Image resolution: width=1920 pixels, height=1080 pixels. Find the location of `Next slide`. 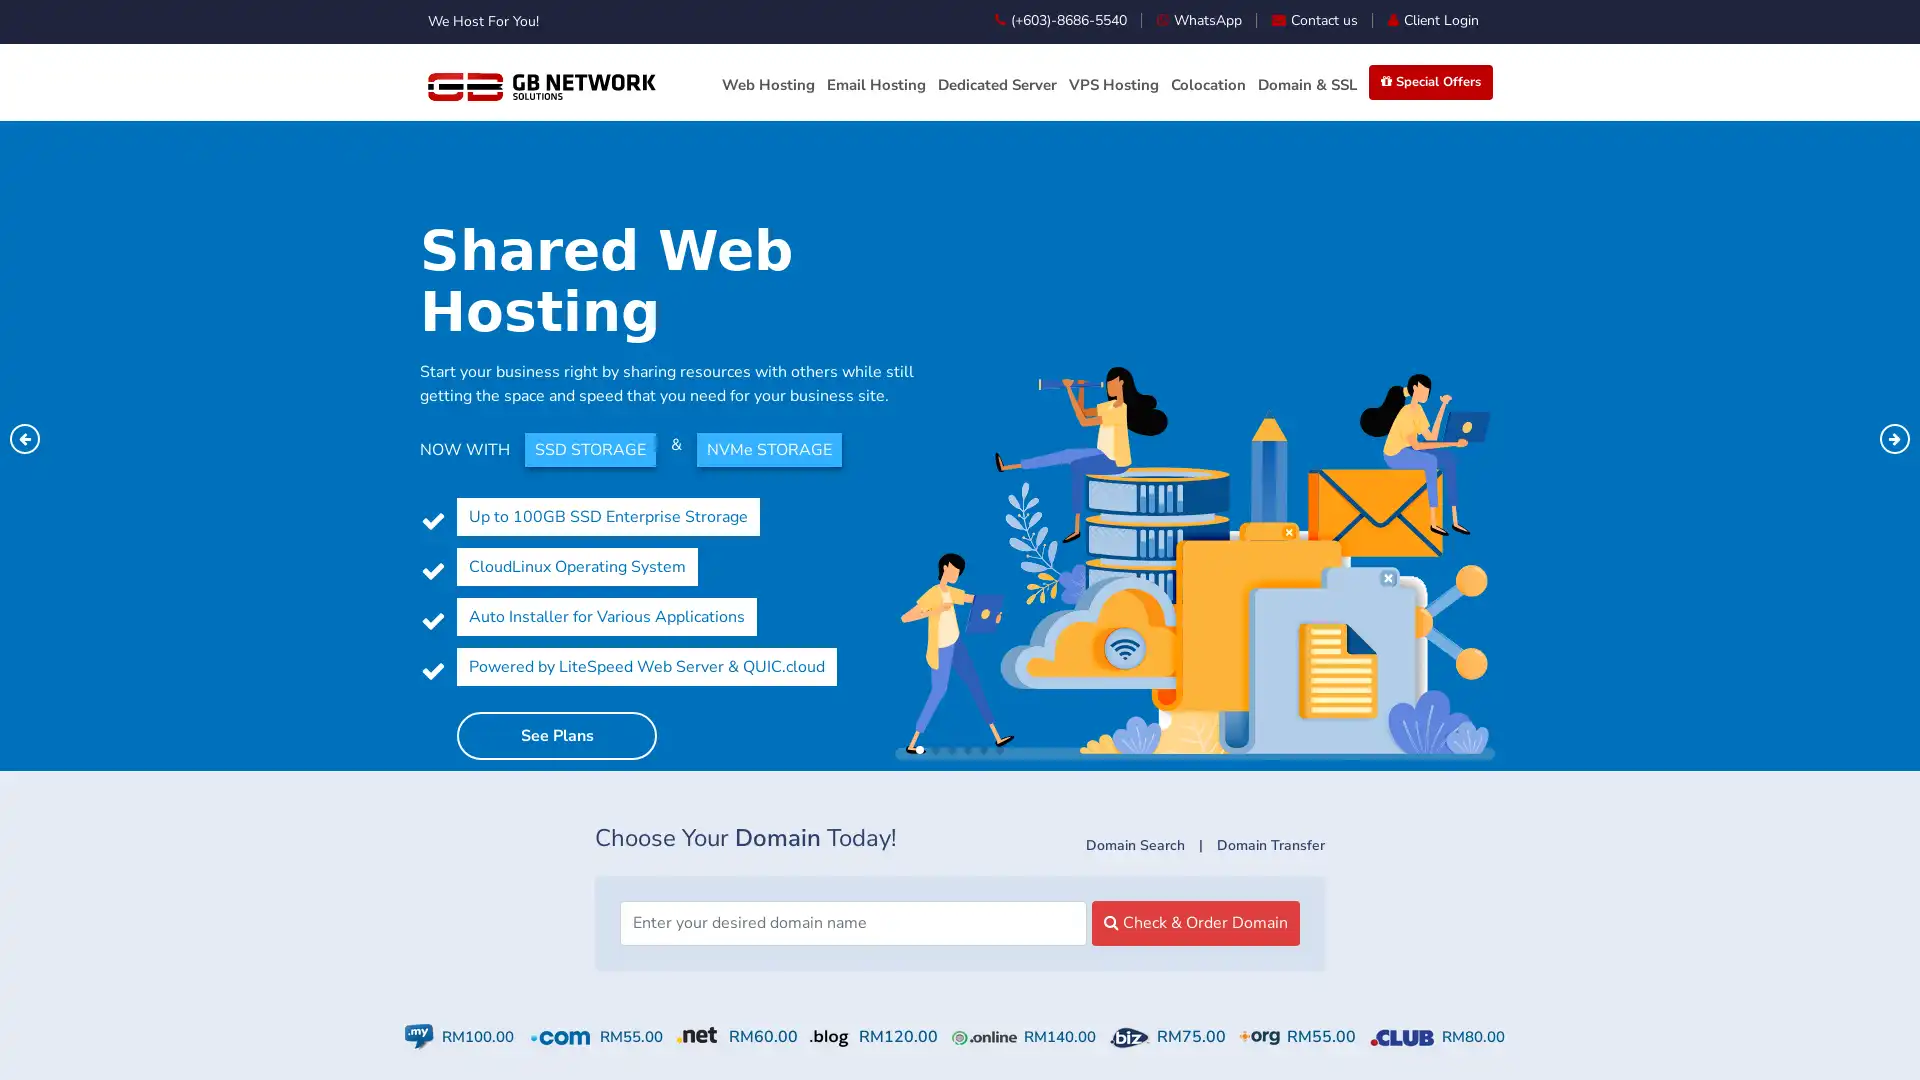

Next slide is located at coordinates (1894, 437).